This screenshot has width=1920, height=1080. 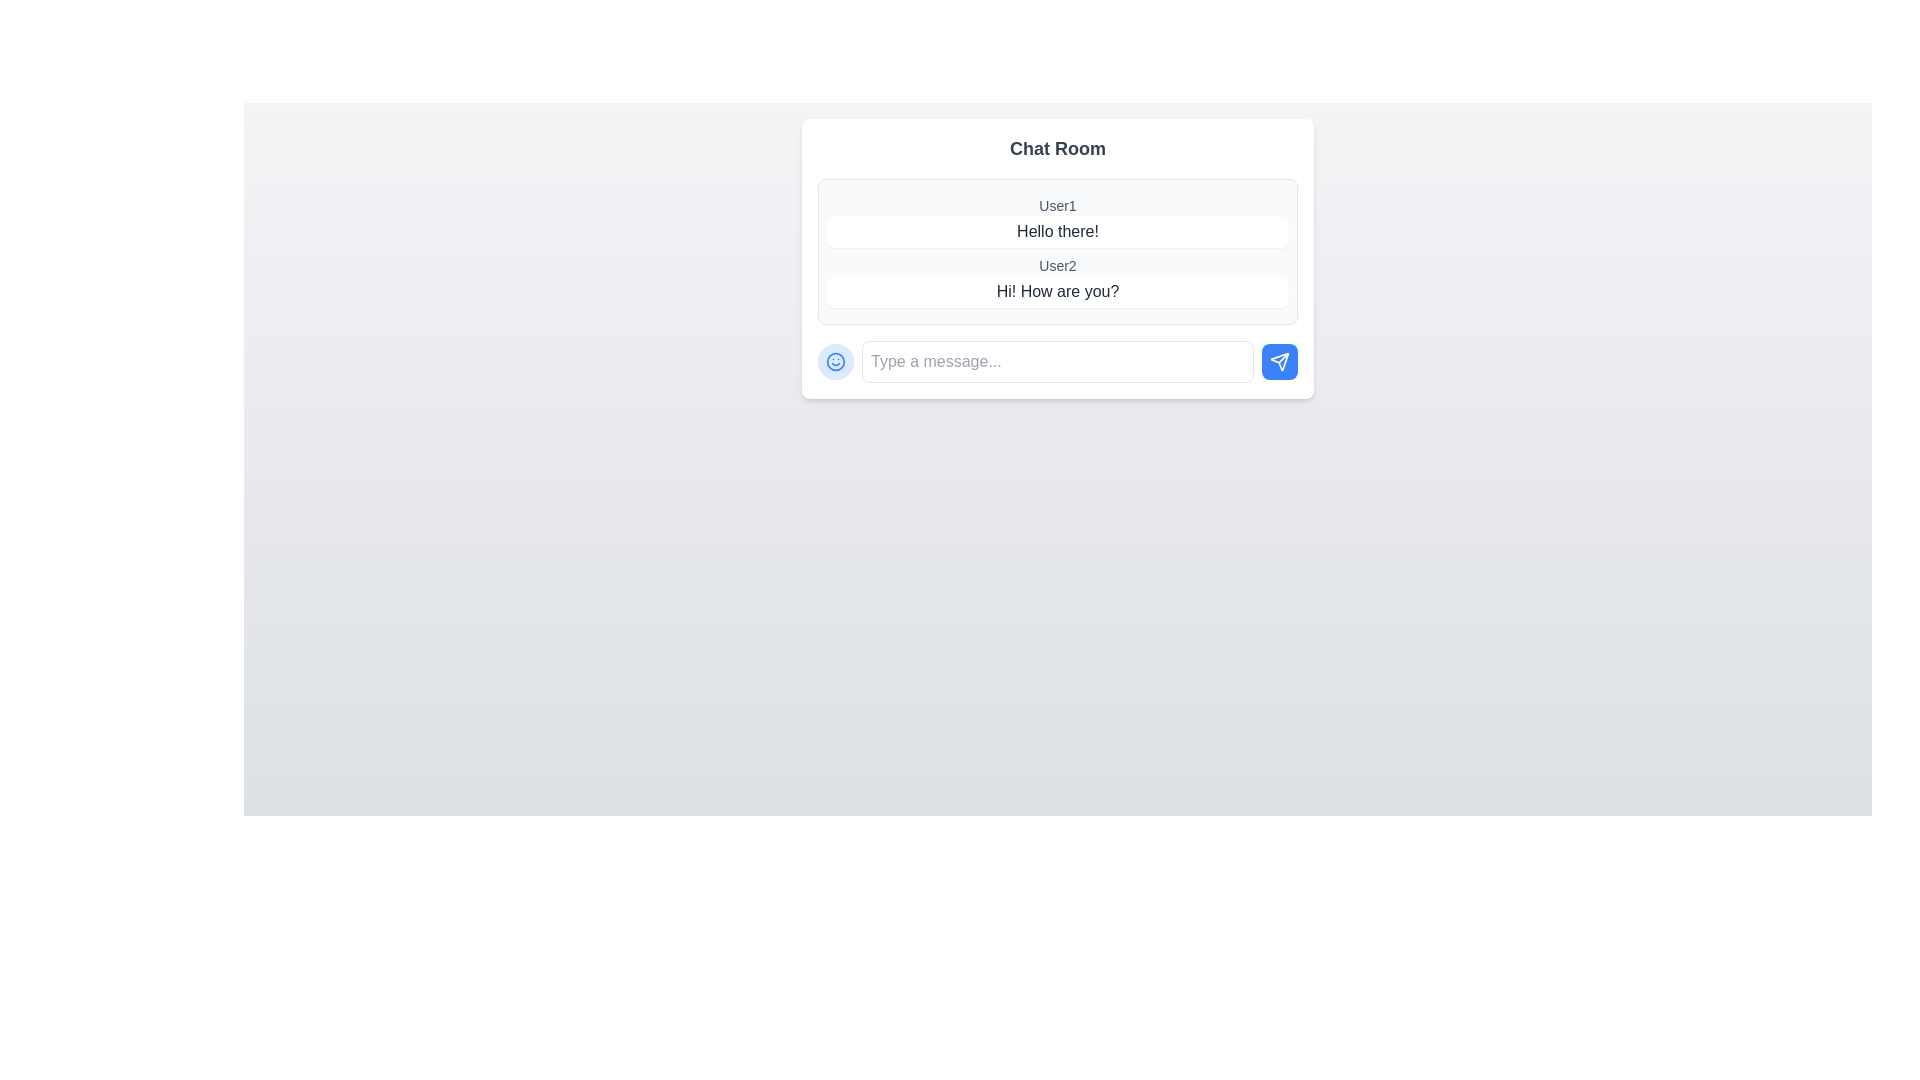 What do you see at coordinates (835, 362) in the screenshot?
I see `the emoji insertion button located to the left of the text input field` at bounding box center [835, 362].